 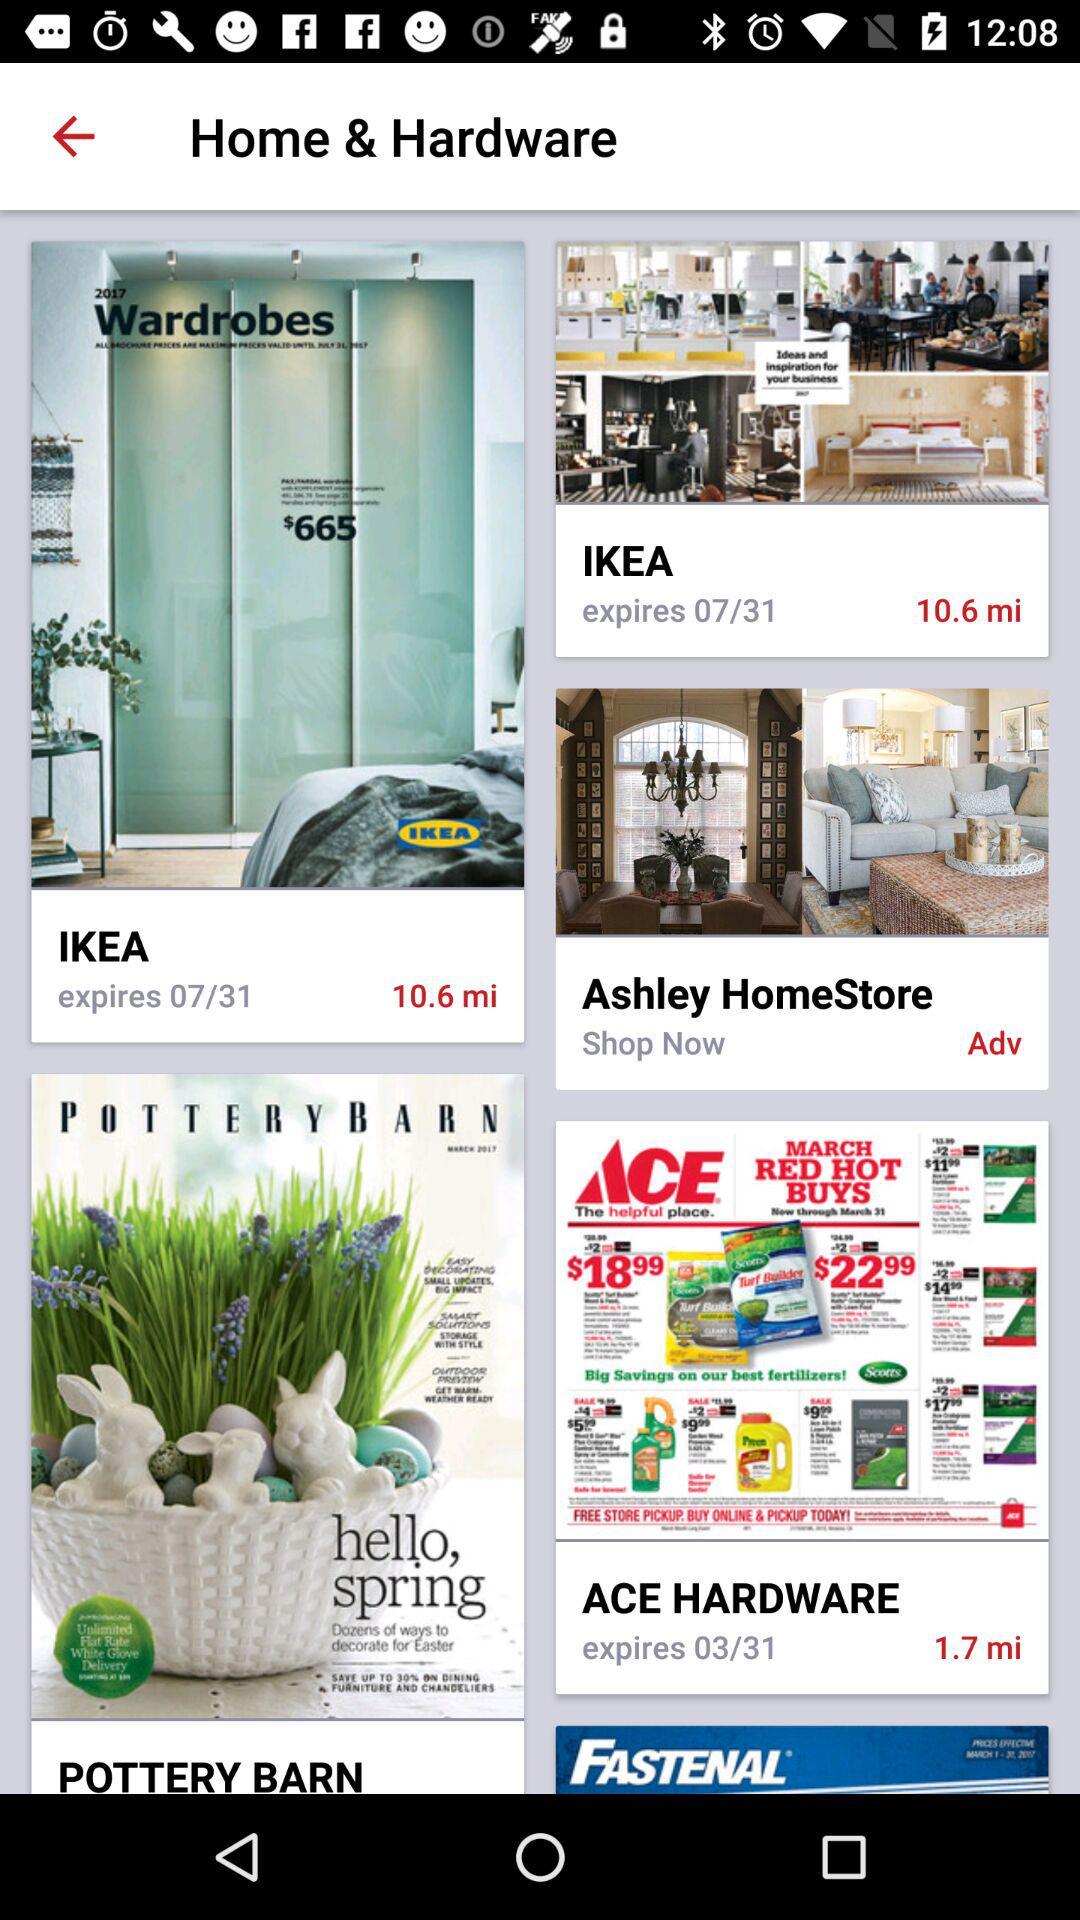 I want to click on click on store, so click(x=801, y=811).